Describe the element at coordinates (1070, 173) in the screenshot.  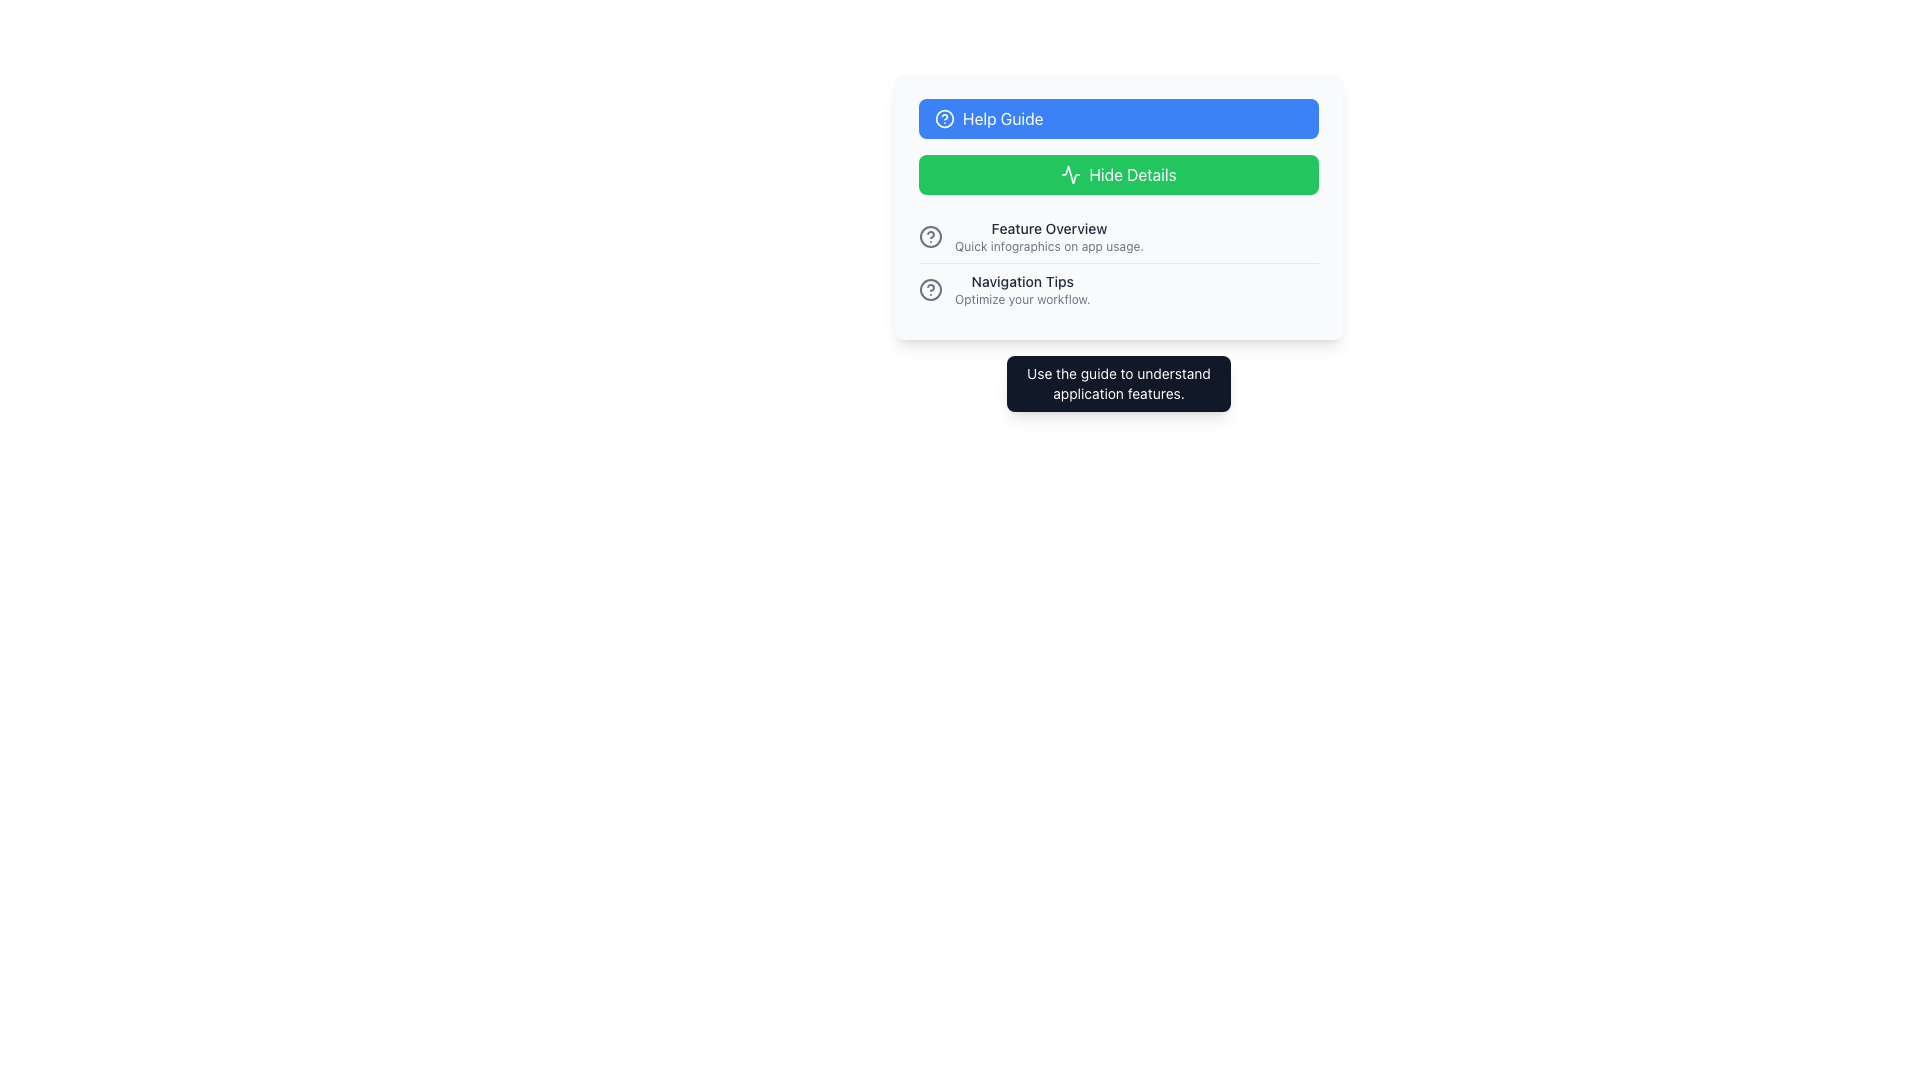
I see `the graphical icon located centrally within the green rectangular button labeled 'Hide Details' to toggle the visibility of additional details` at that location.